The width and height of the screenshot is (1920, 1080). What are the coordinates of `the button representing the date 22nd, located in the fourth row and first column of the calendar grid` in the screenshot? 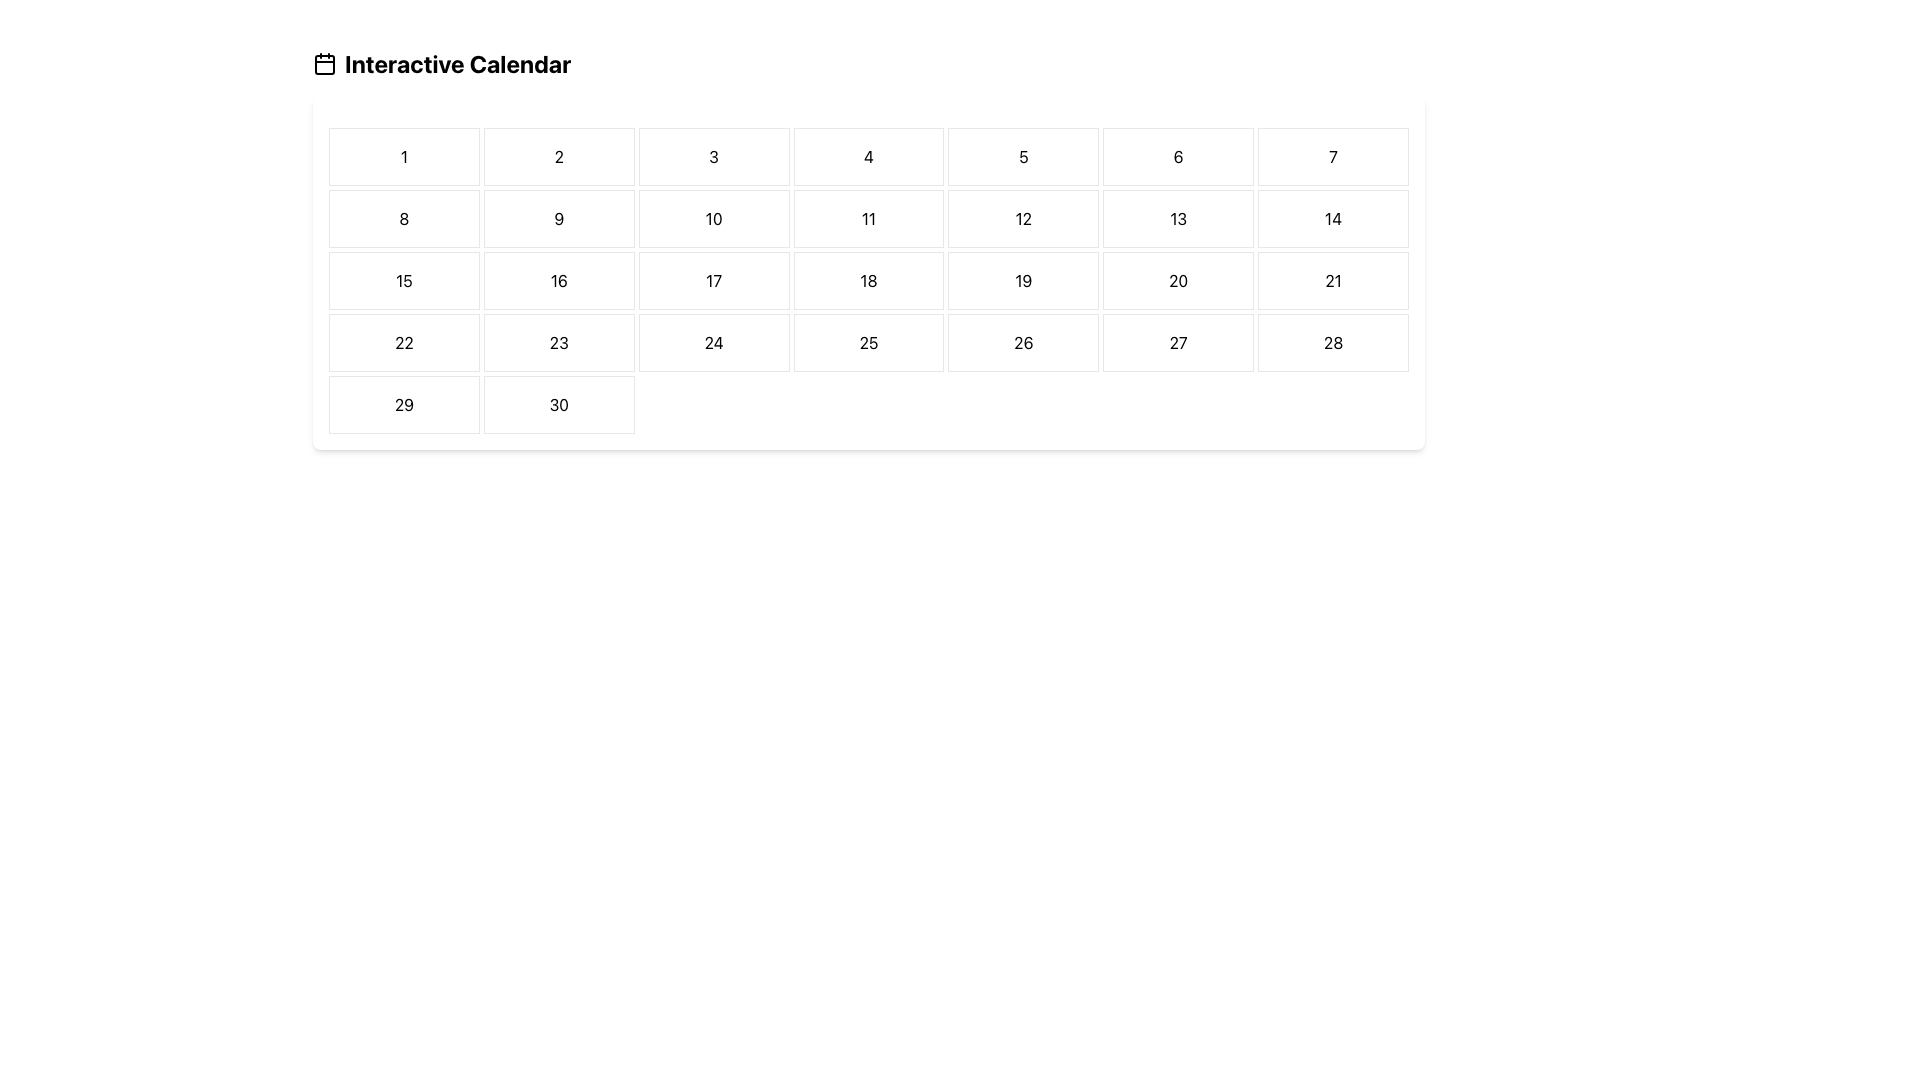 It's located at (402, 342).